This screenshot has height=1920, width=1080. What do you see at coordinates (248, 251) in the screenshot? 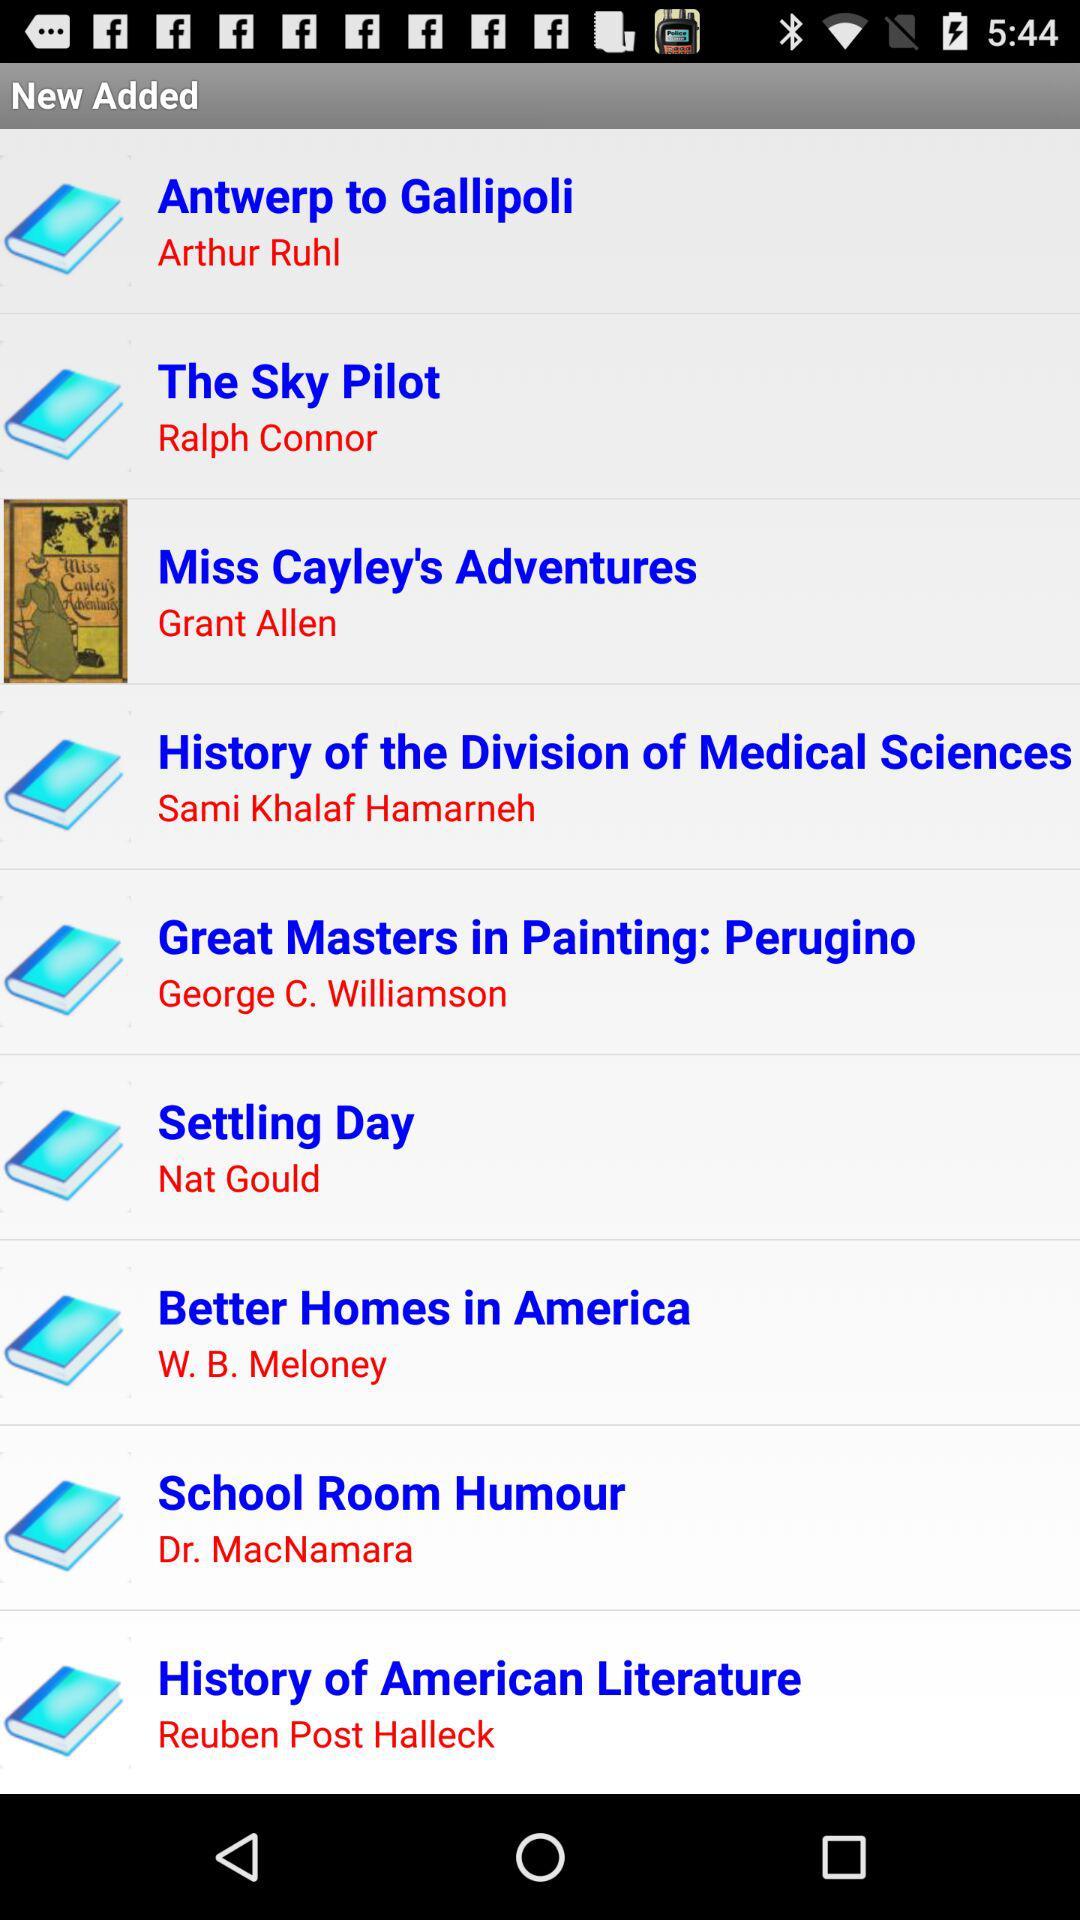
I see `arthur ruhl item` at bounding box center [248, 251].